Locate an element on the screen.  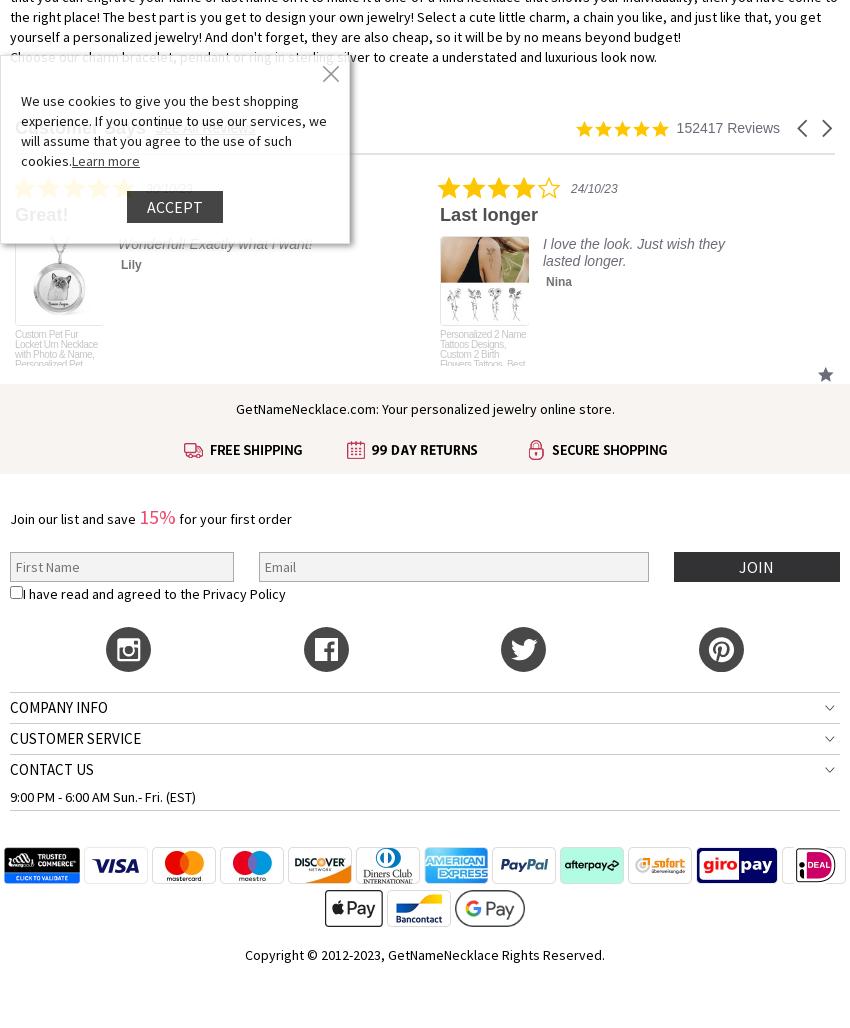
'COMPANY INFO' is located at coordinates (58, 706).